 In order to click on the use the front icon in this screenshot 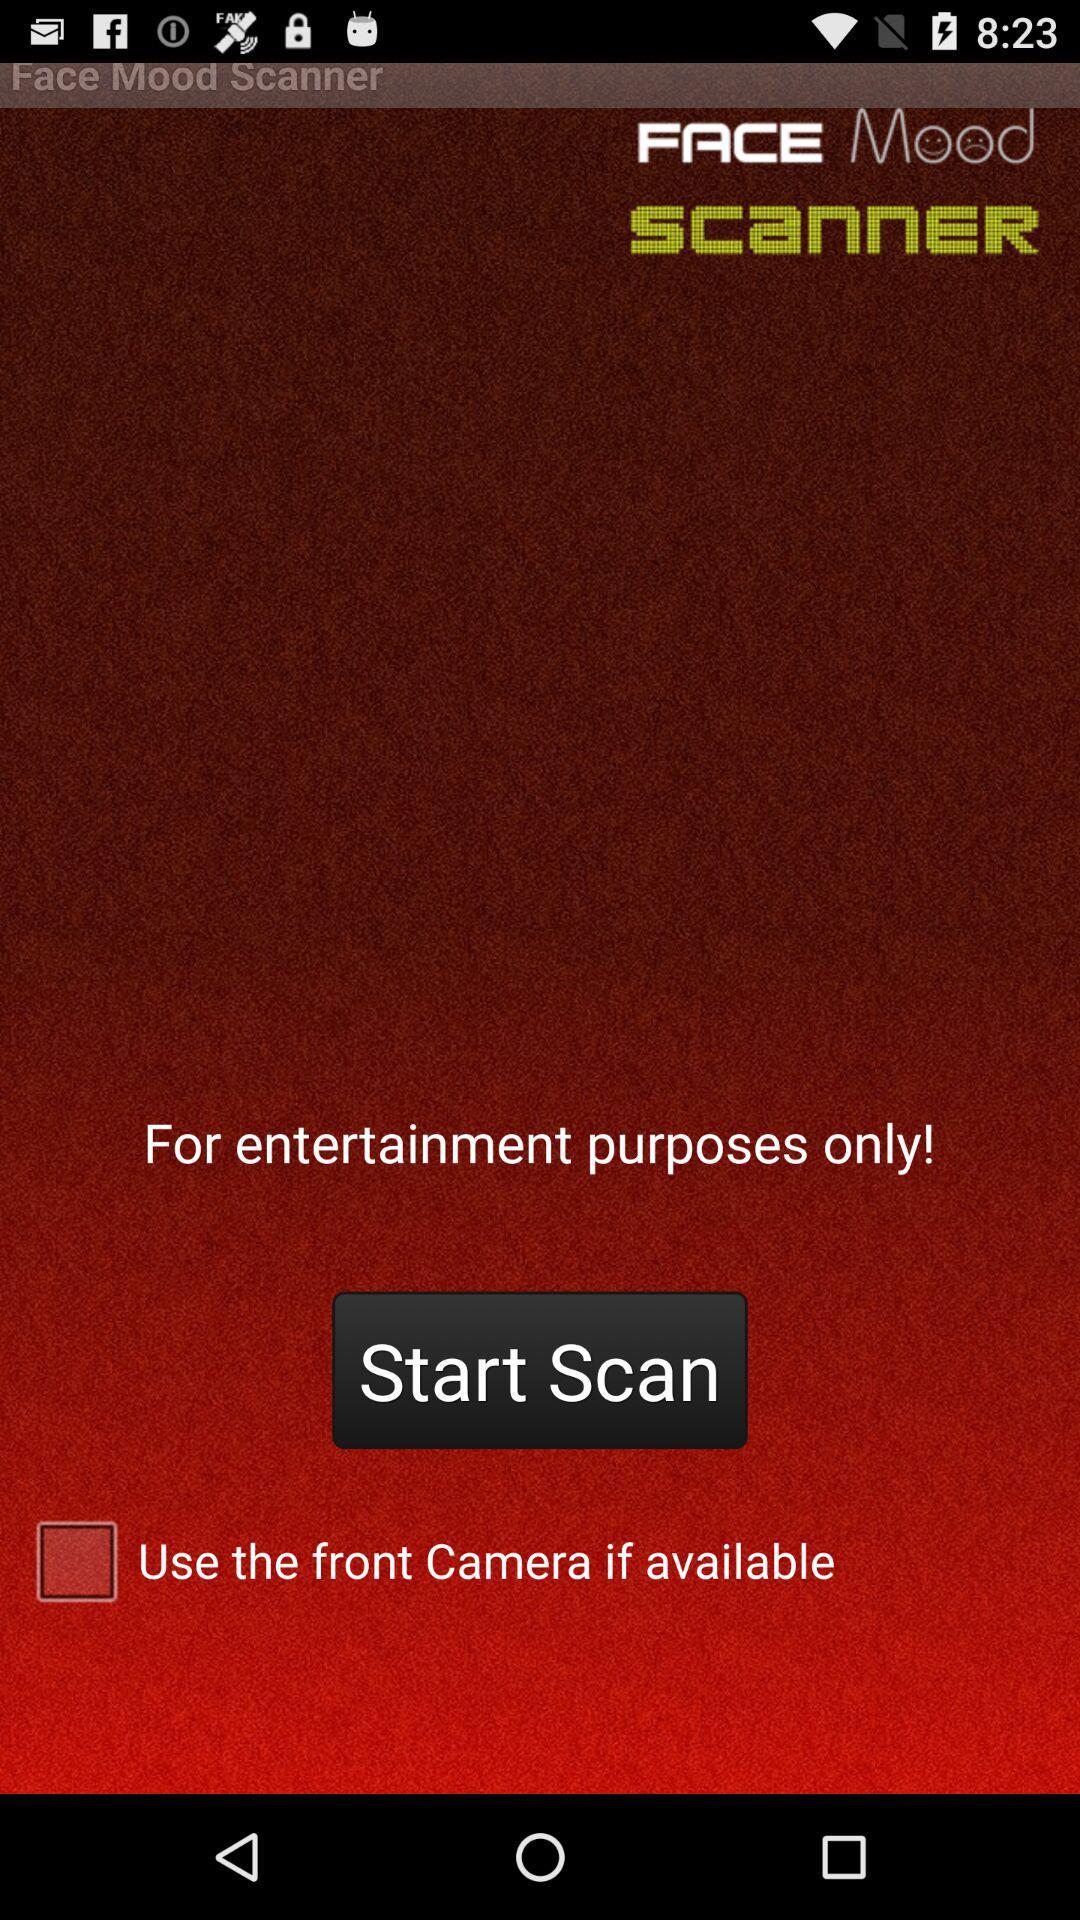, I will do `click(540, 1559)`.